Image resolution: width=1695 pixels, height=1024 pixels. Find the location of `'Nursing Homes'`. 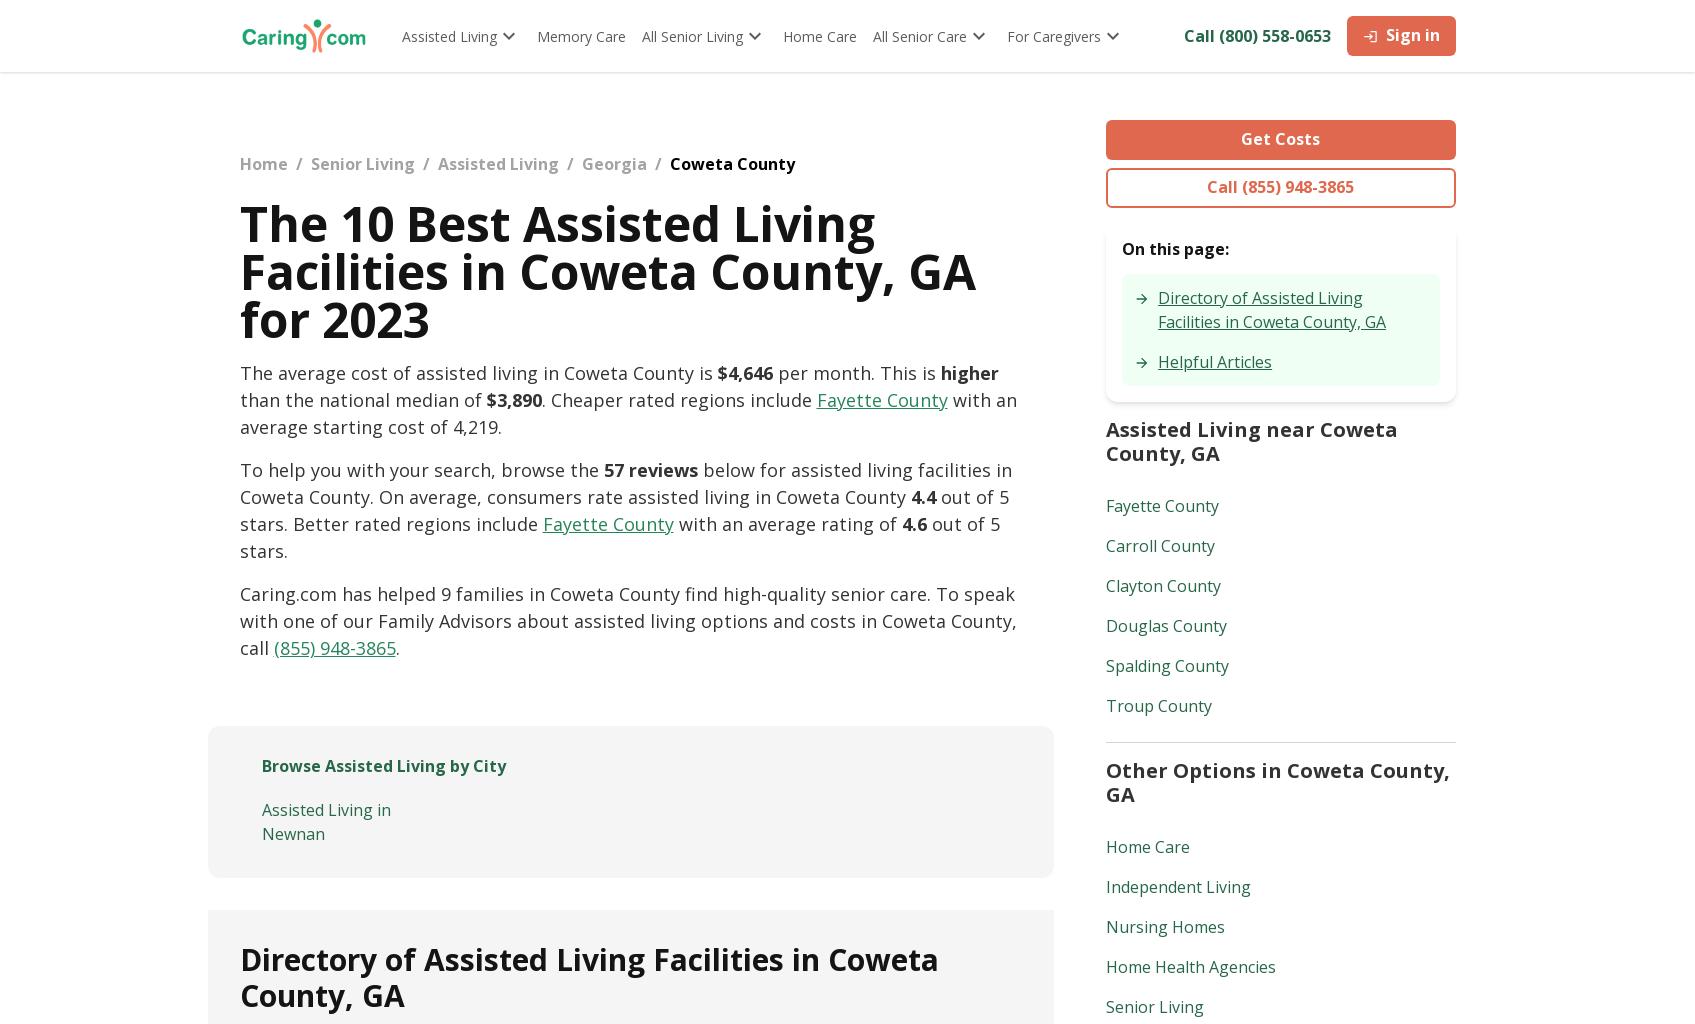

'Nursing Homes' is located at coordinates (1164, 926).